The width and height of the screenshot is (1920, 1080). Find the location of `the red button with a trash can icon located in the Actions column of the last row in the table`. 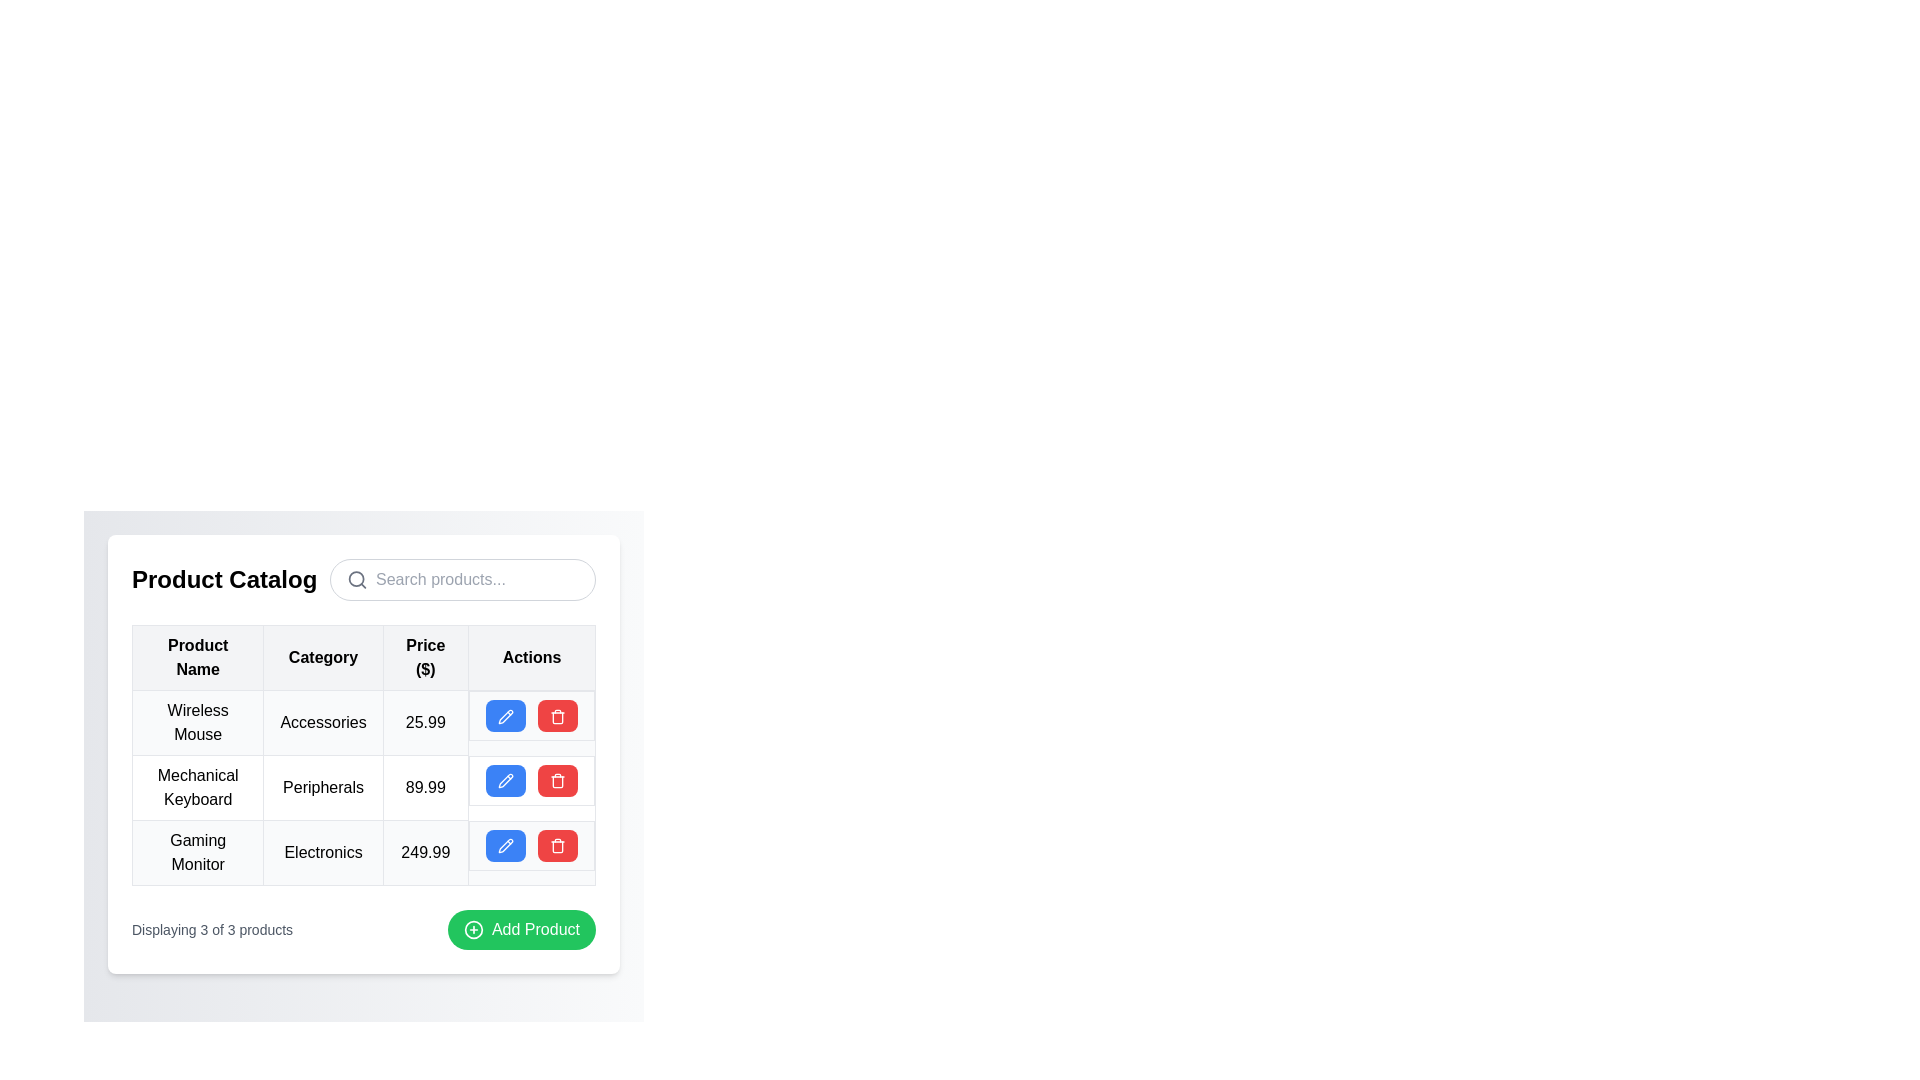

the red button with a trash can icon located in the Actions column of the last row in the table is located at coordinates (557, 845).